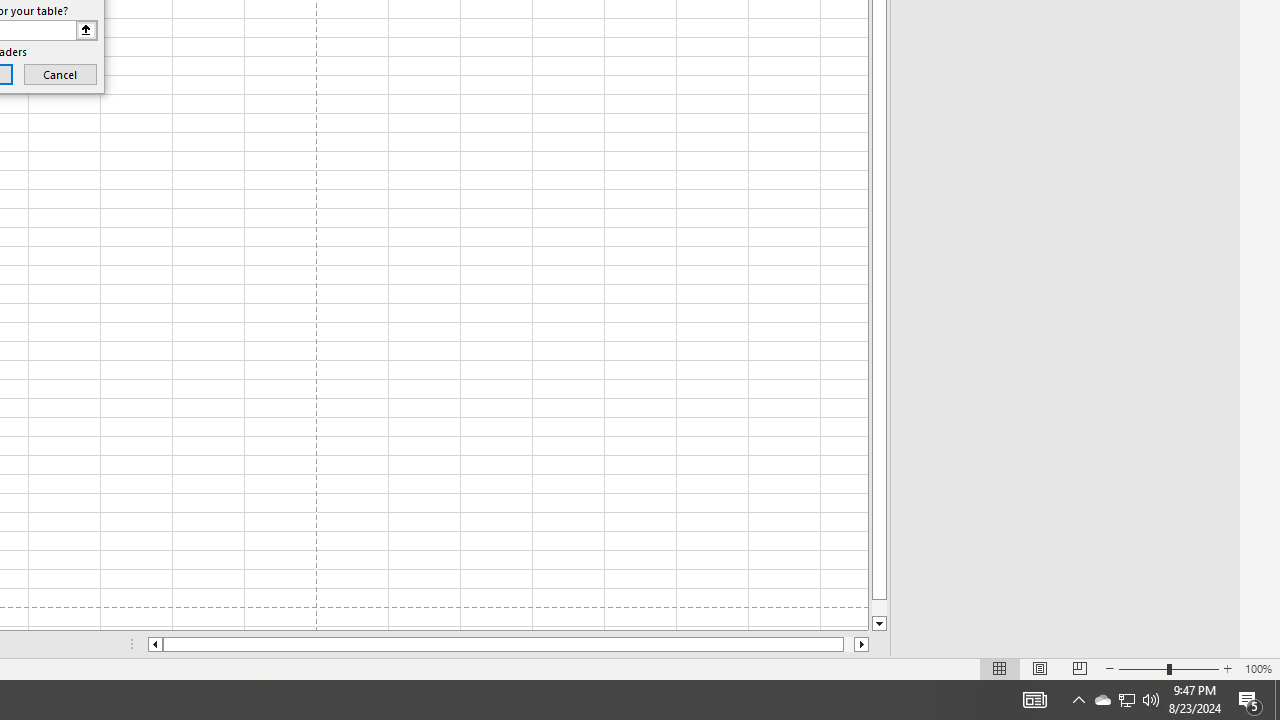 This screenshot has width=1280, height=720. I want to click on 'Column left', so click(153, 644).